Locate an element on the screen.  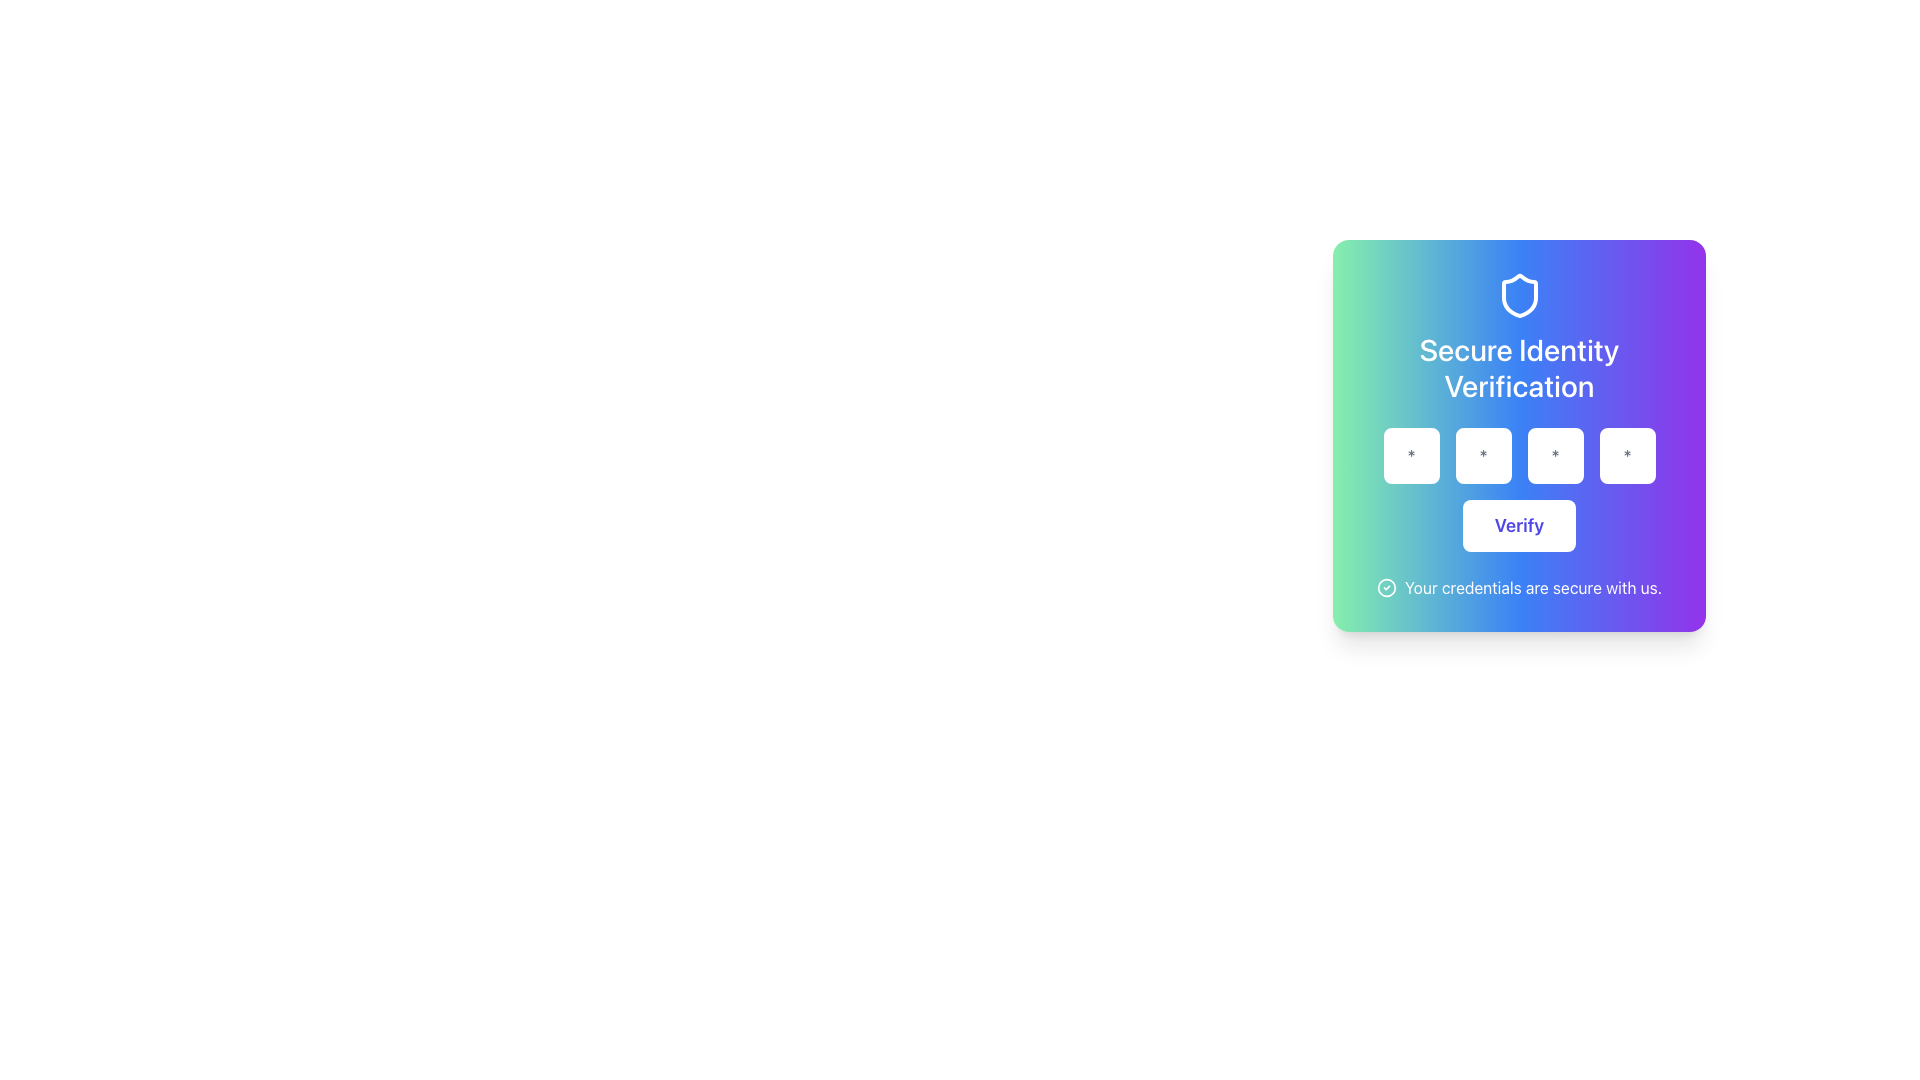
the 'Verify' button, which is a rectangular button with a bold indigo label on a white background, located at the bottom of a card component with a gradient background is located at coordinates (1519, 524).